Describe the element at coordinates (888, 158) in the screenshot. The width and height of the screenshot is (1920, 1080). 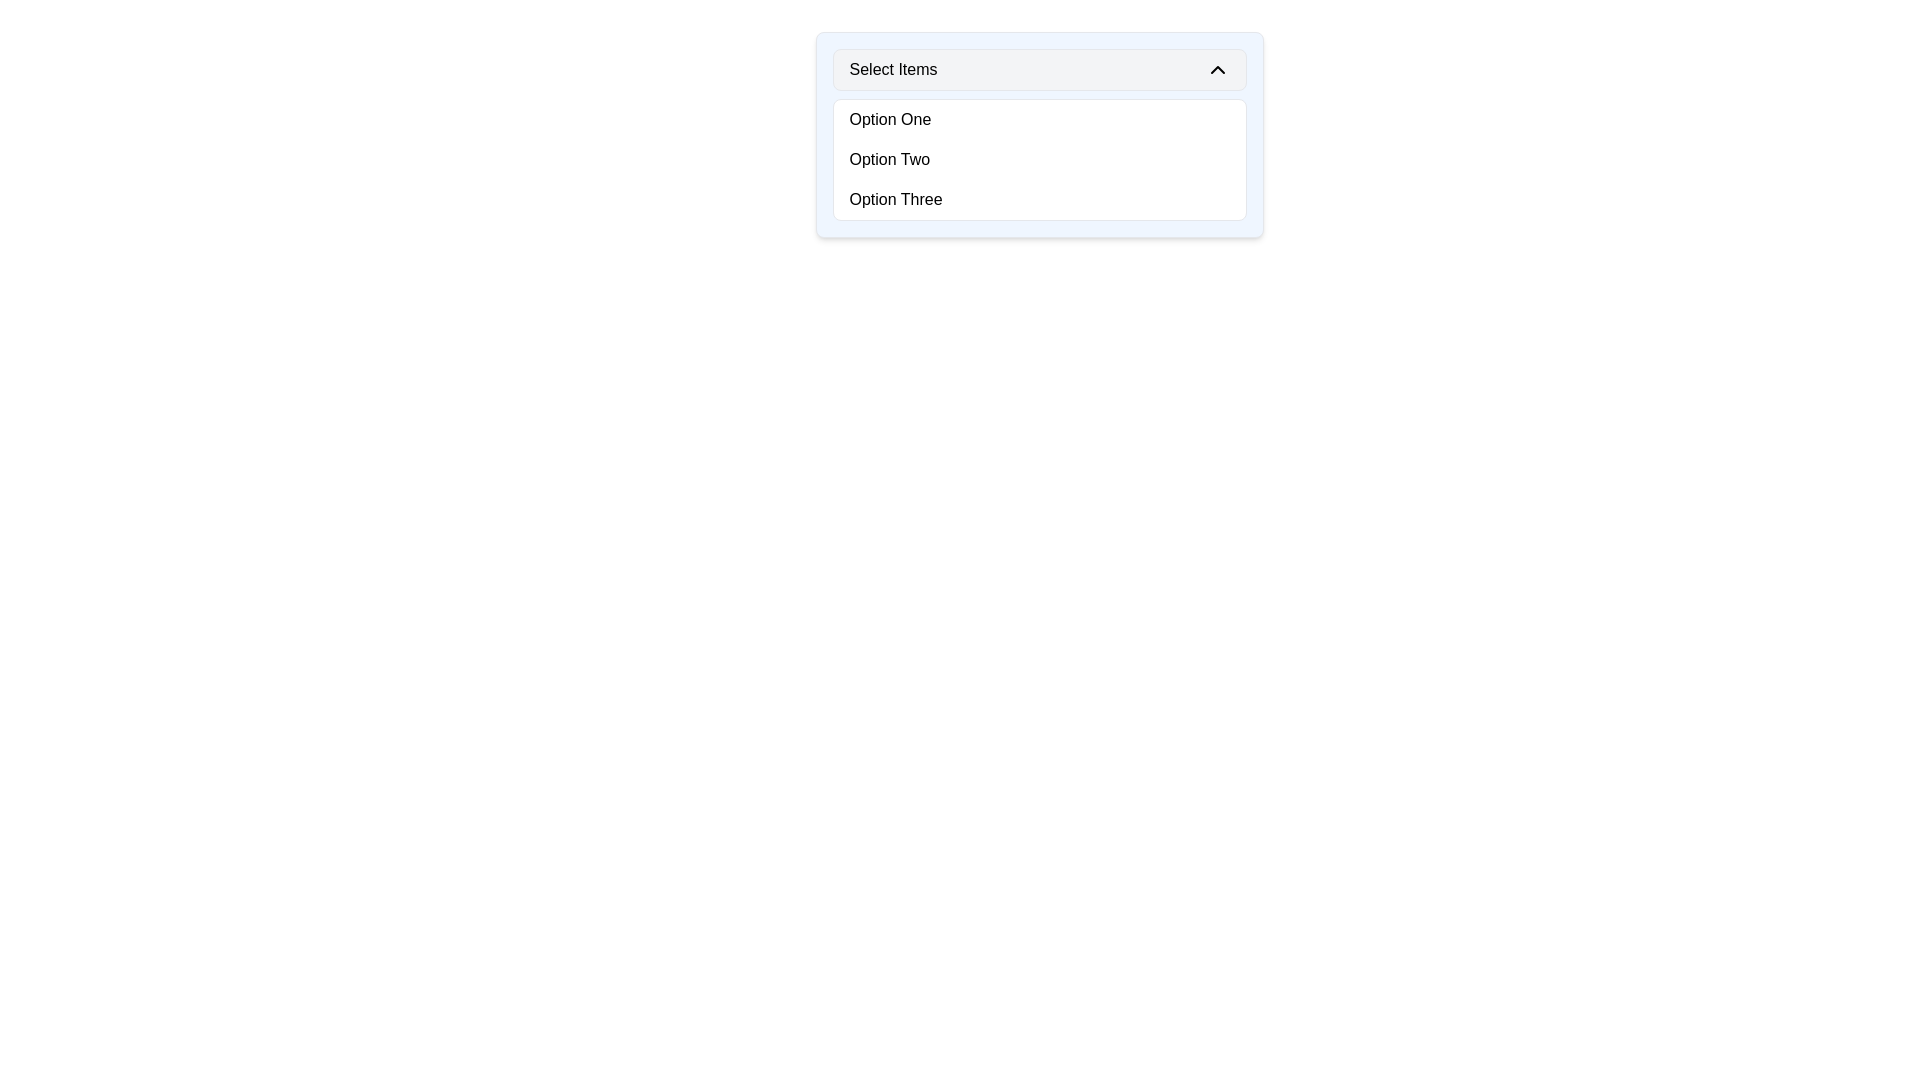
I see `the List item displaying 'Option Two' in the dropdown menu` at that location.